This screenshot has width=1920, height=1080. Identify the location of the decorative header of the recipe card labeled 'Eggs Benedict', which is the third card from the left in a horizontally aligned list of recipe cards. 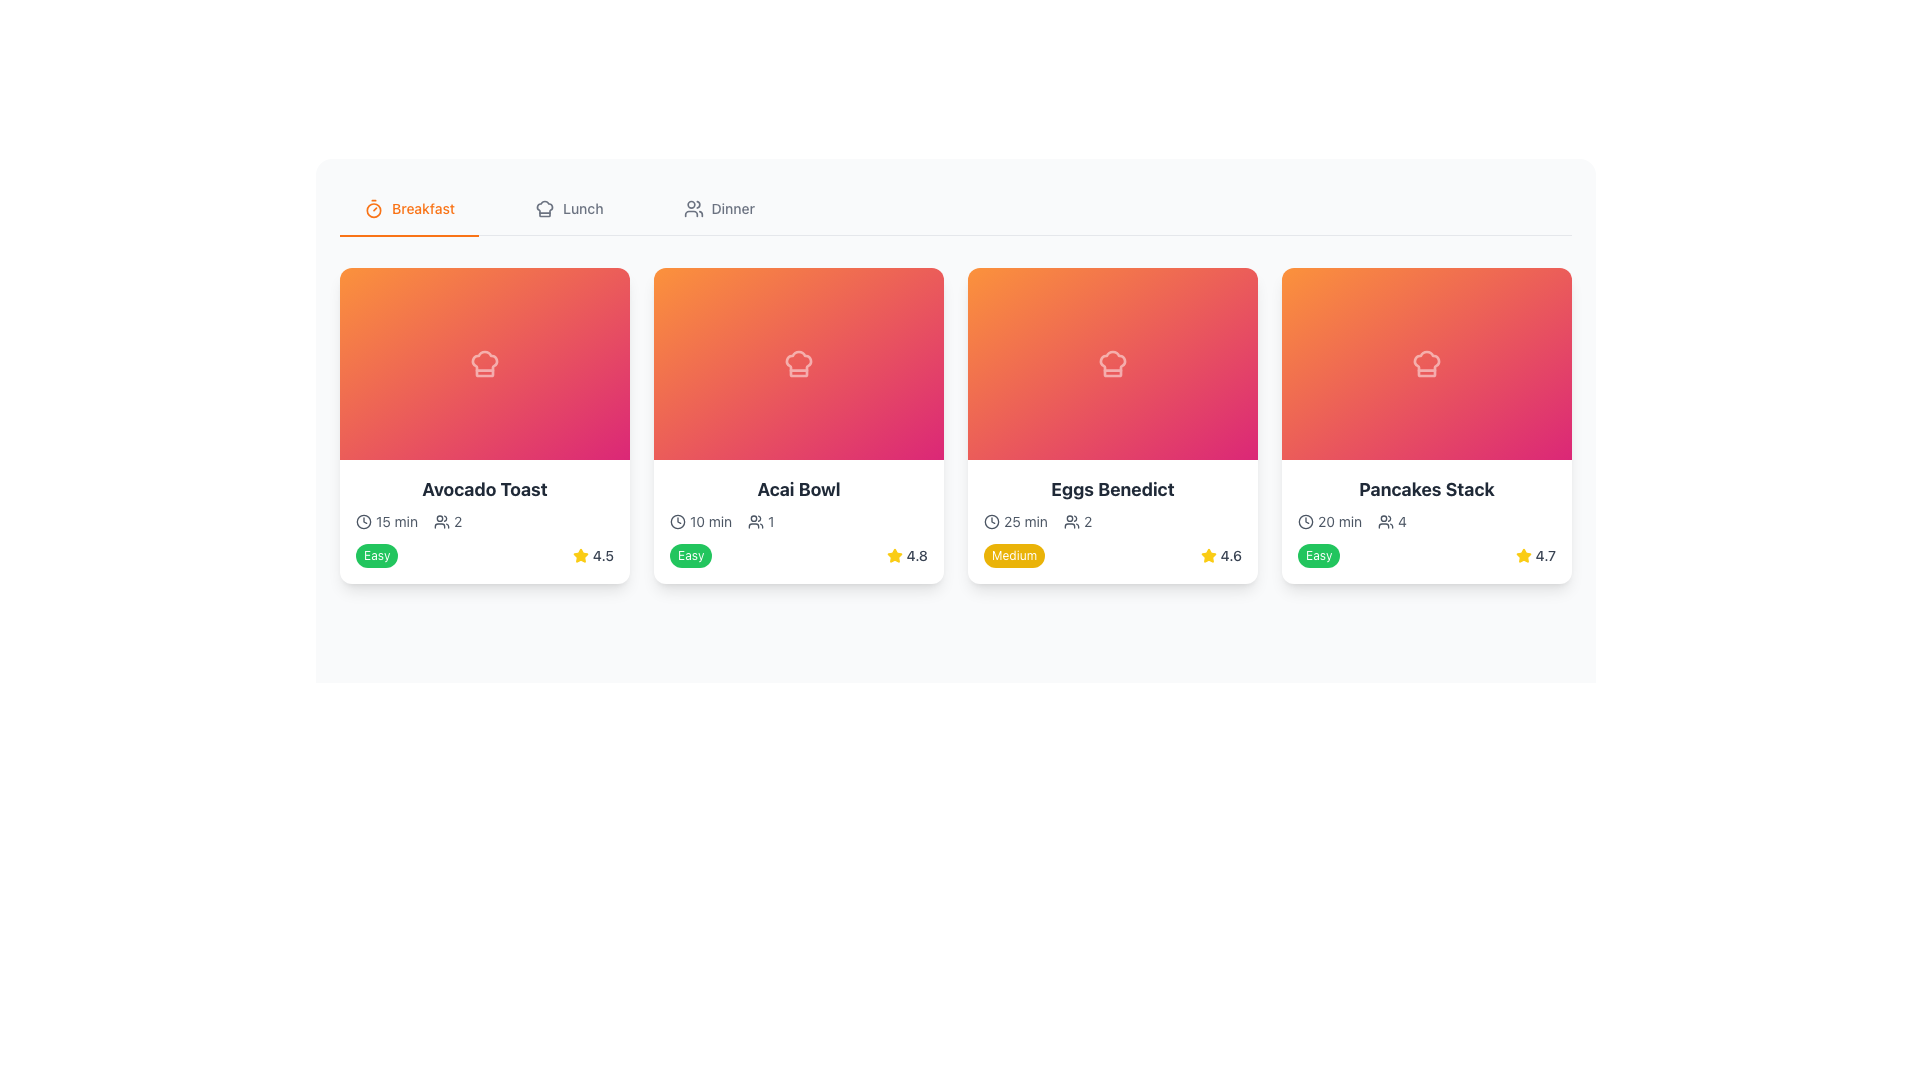
(1112, 363).